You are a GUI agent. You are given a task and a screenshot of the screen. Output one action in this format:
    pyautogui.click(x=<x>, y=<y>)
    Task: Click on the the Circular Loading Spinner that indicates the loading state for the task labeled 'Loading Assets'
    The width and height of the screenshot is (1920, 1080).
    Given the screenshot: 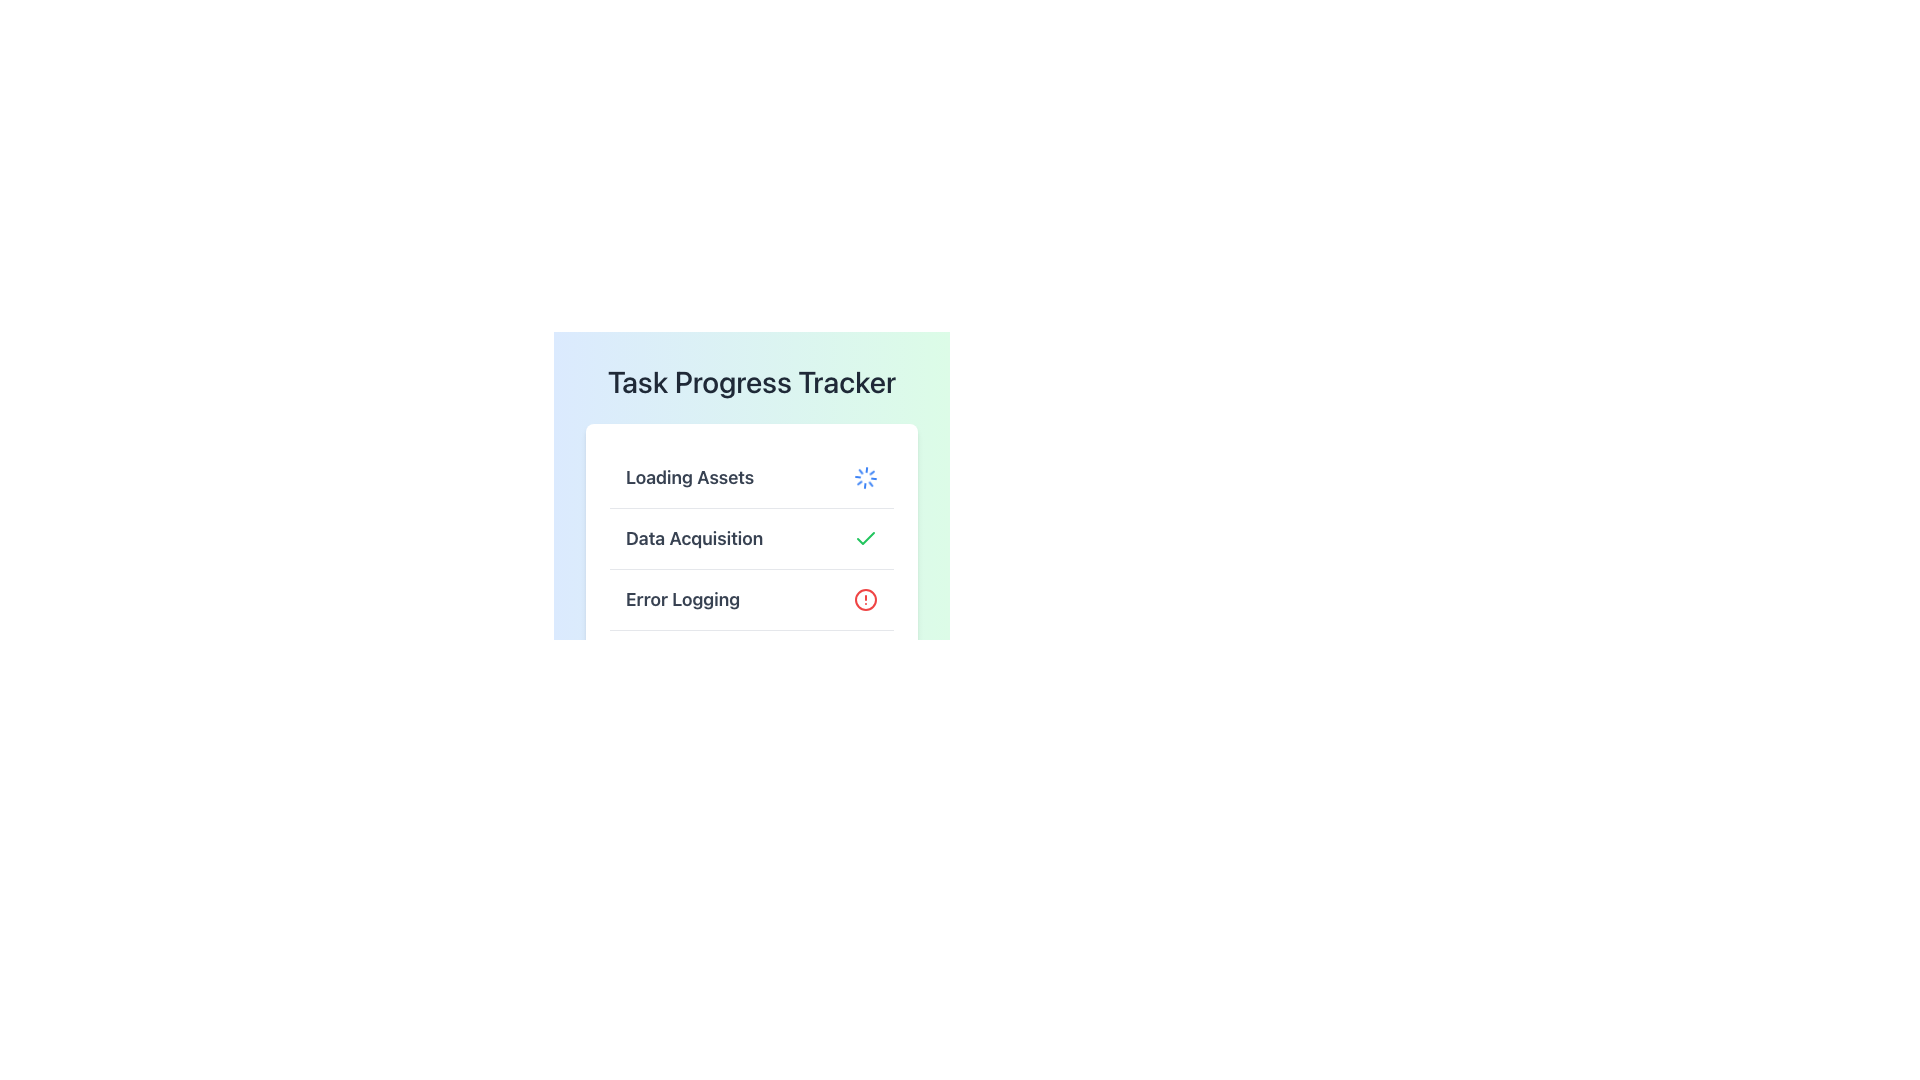 What is the action you would take?
    pyautogui.click(x=865, y=478)
    